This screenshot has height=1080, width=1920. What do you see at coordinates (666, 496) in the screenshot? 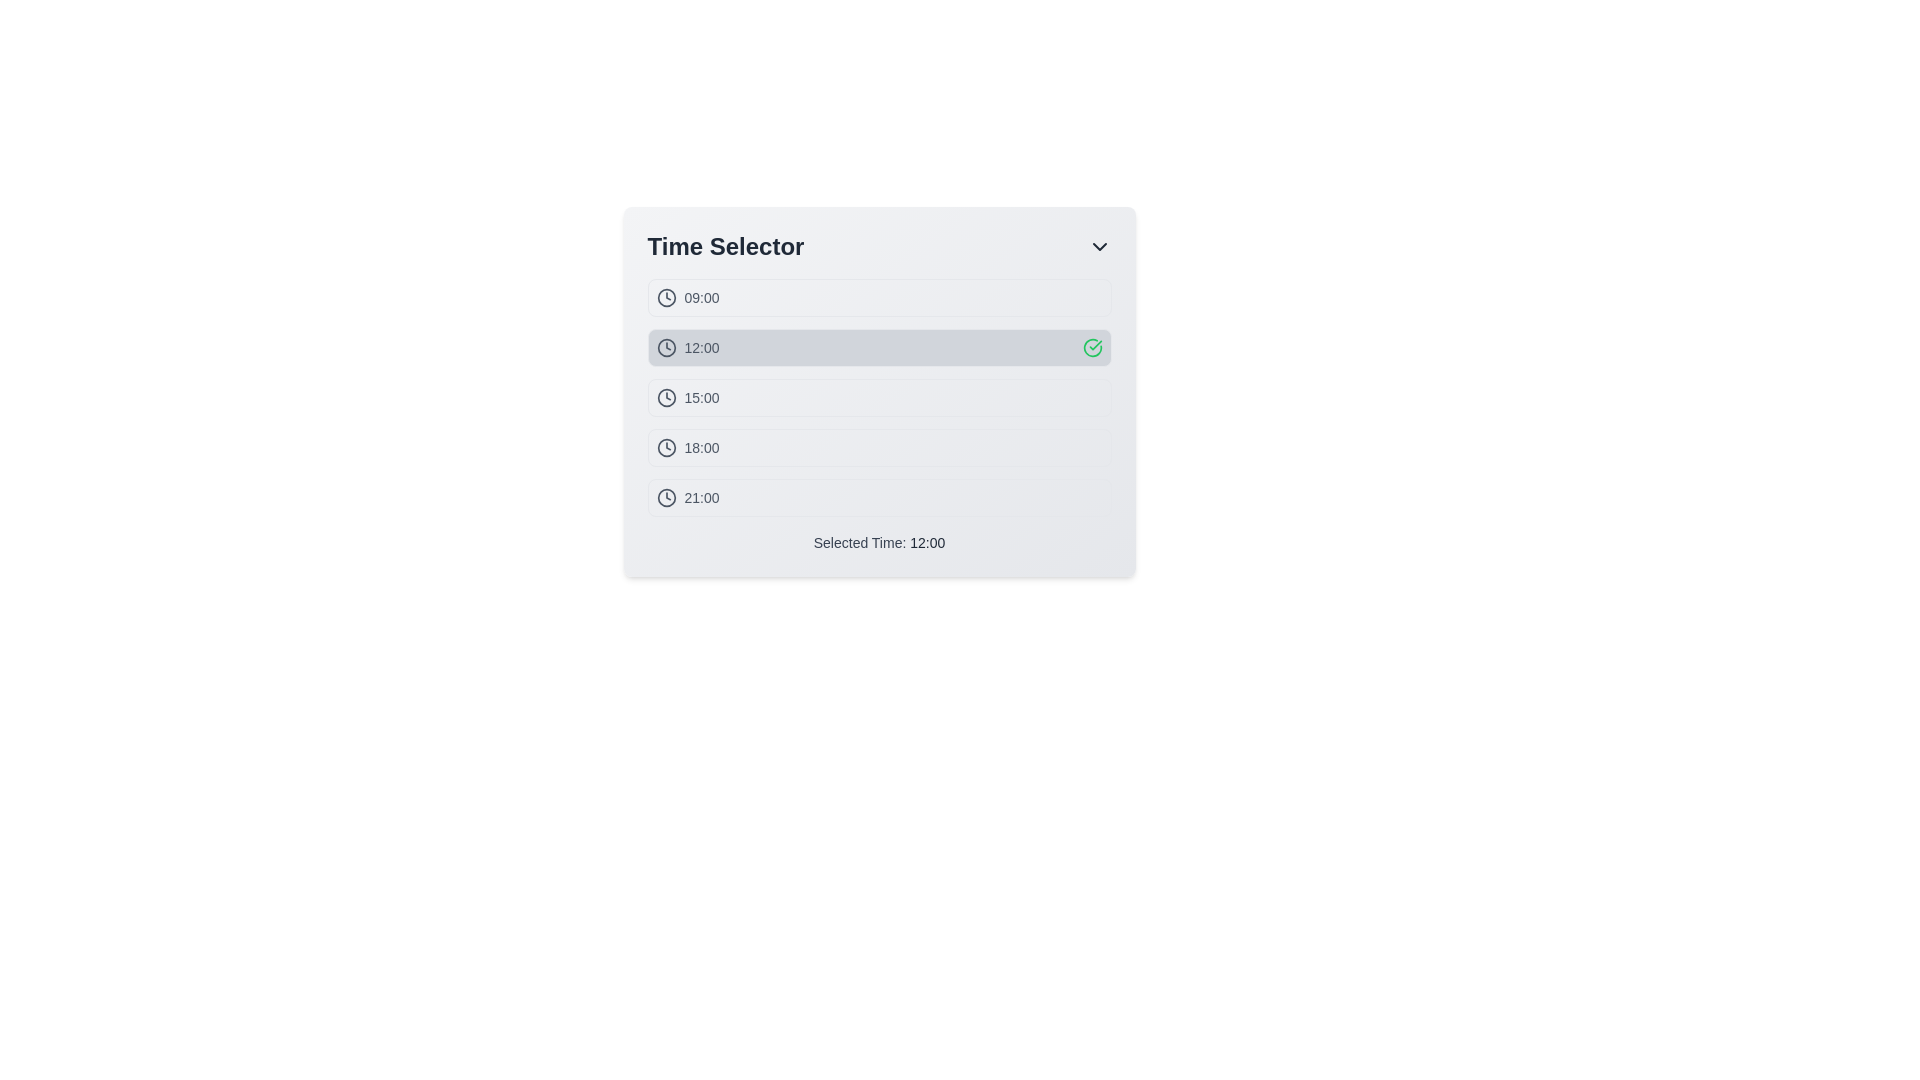
I see `the graphical part of the clock icon representing the '21:00' time option, which is located in the lower section of the list beneath the '18:00' time option` at bounding box center [666, 496].